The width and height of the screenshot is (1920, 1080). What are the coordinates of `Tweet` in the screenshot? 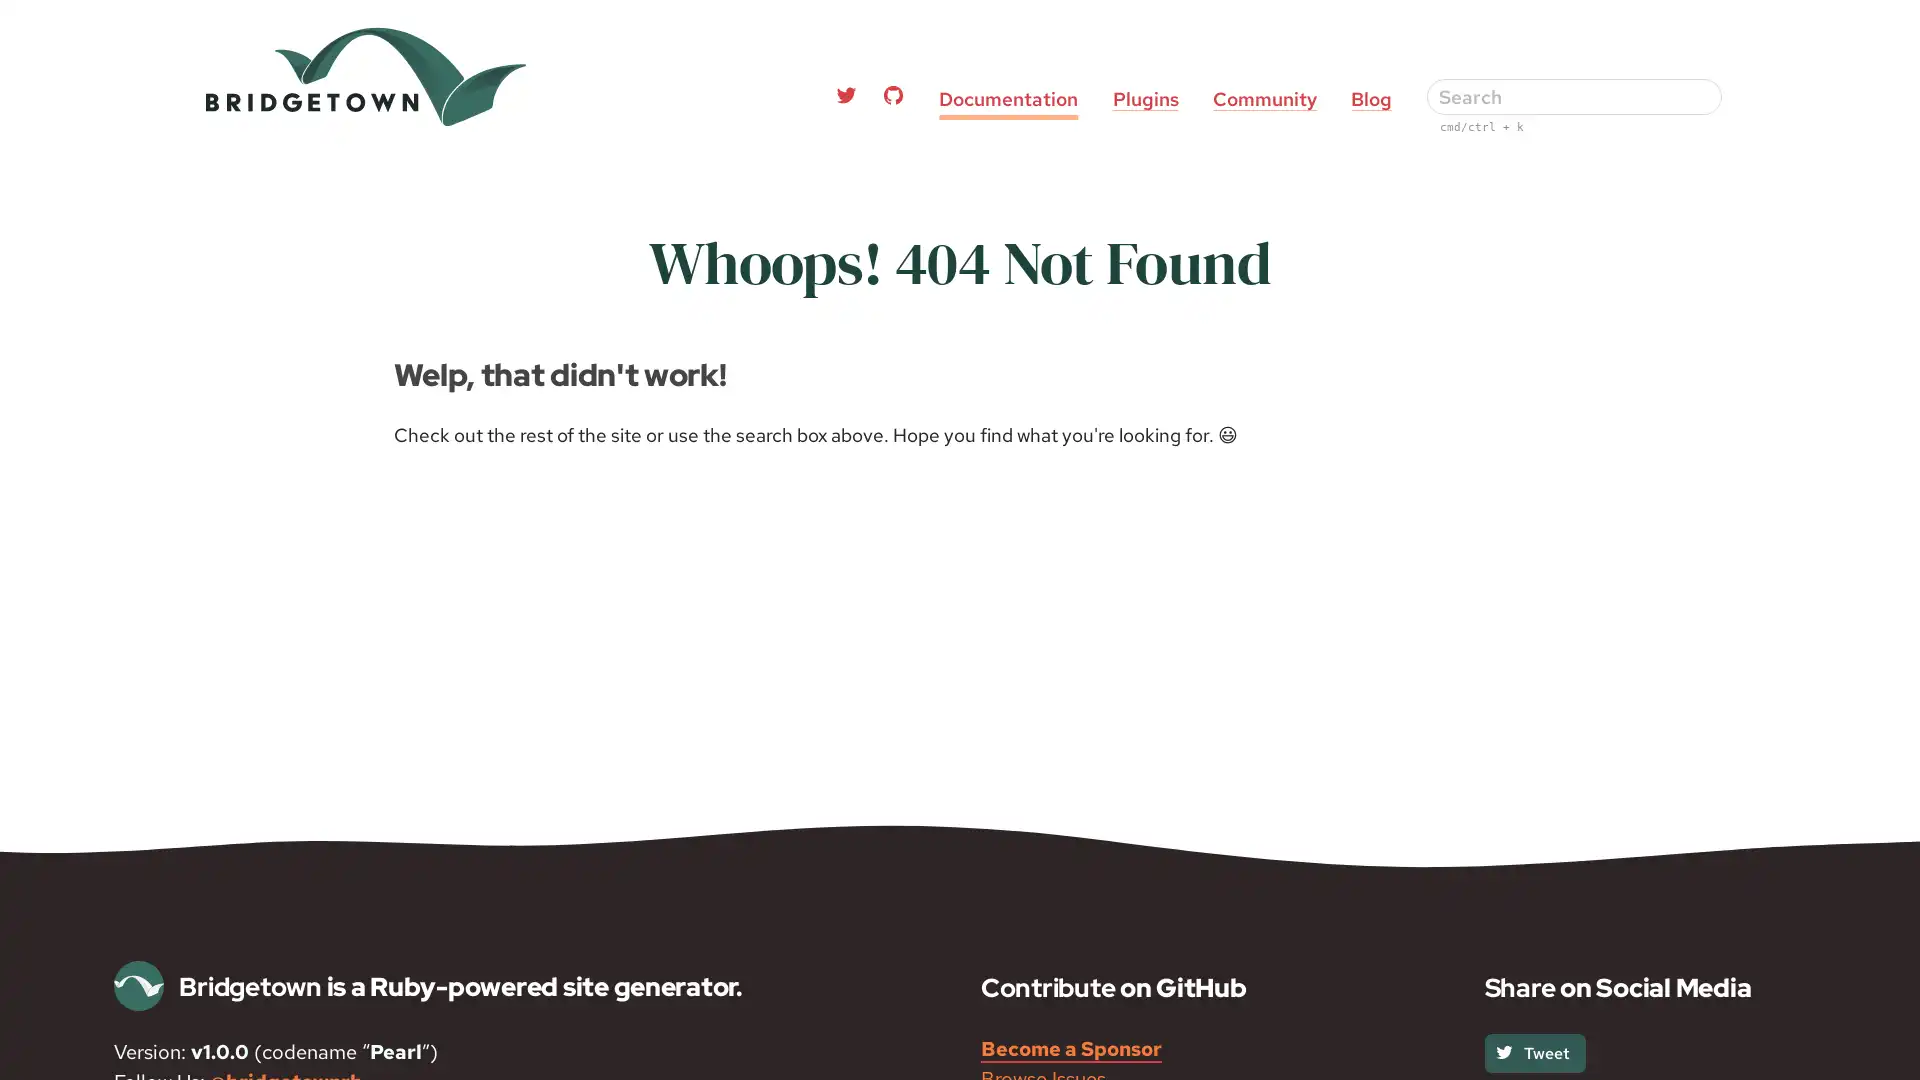 It's located at (1533, 1051).